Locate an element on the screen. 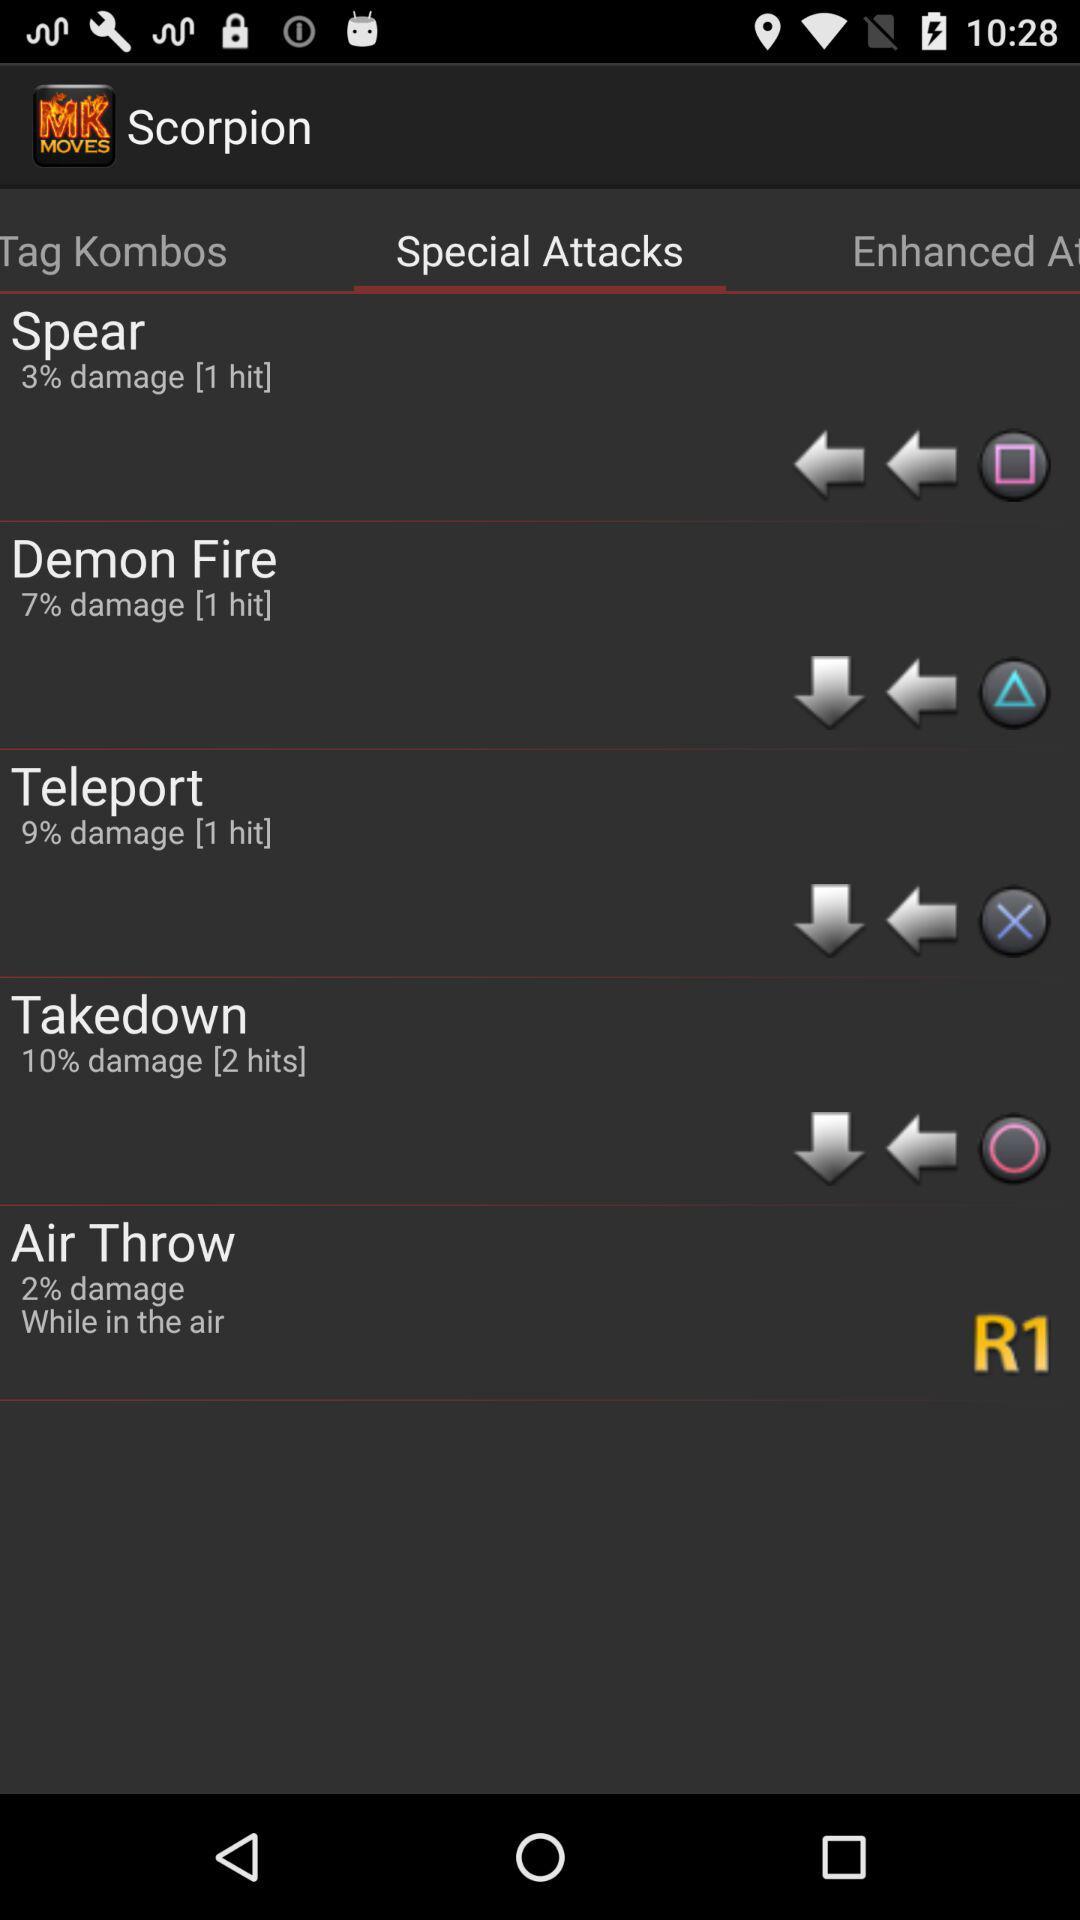 The height and width of the screenshot is (1920, 1080). item to the left of special attacks item is located at coordinates (114, 248).